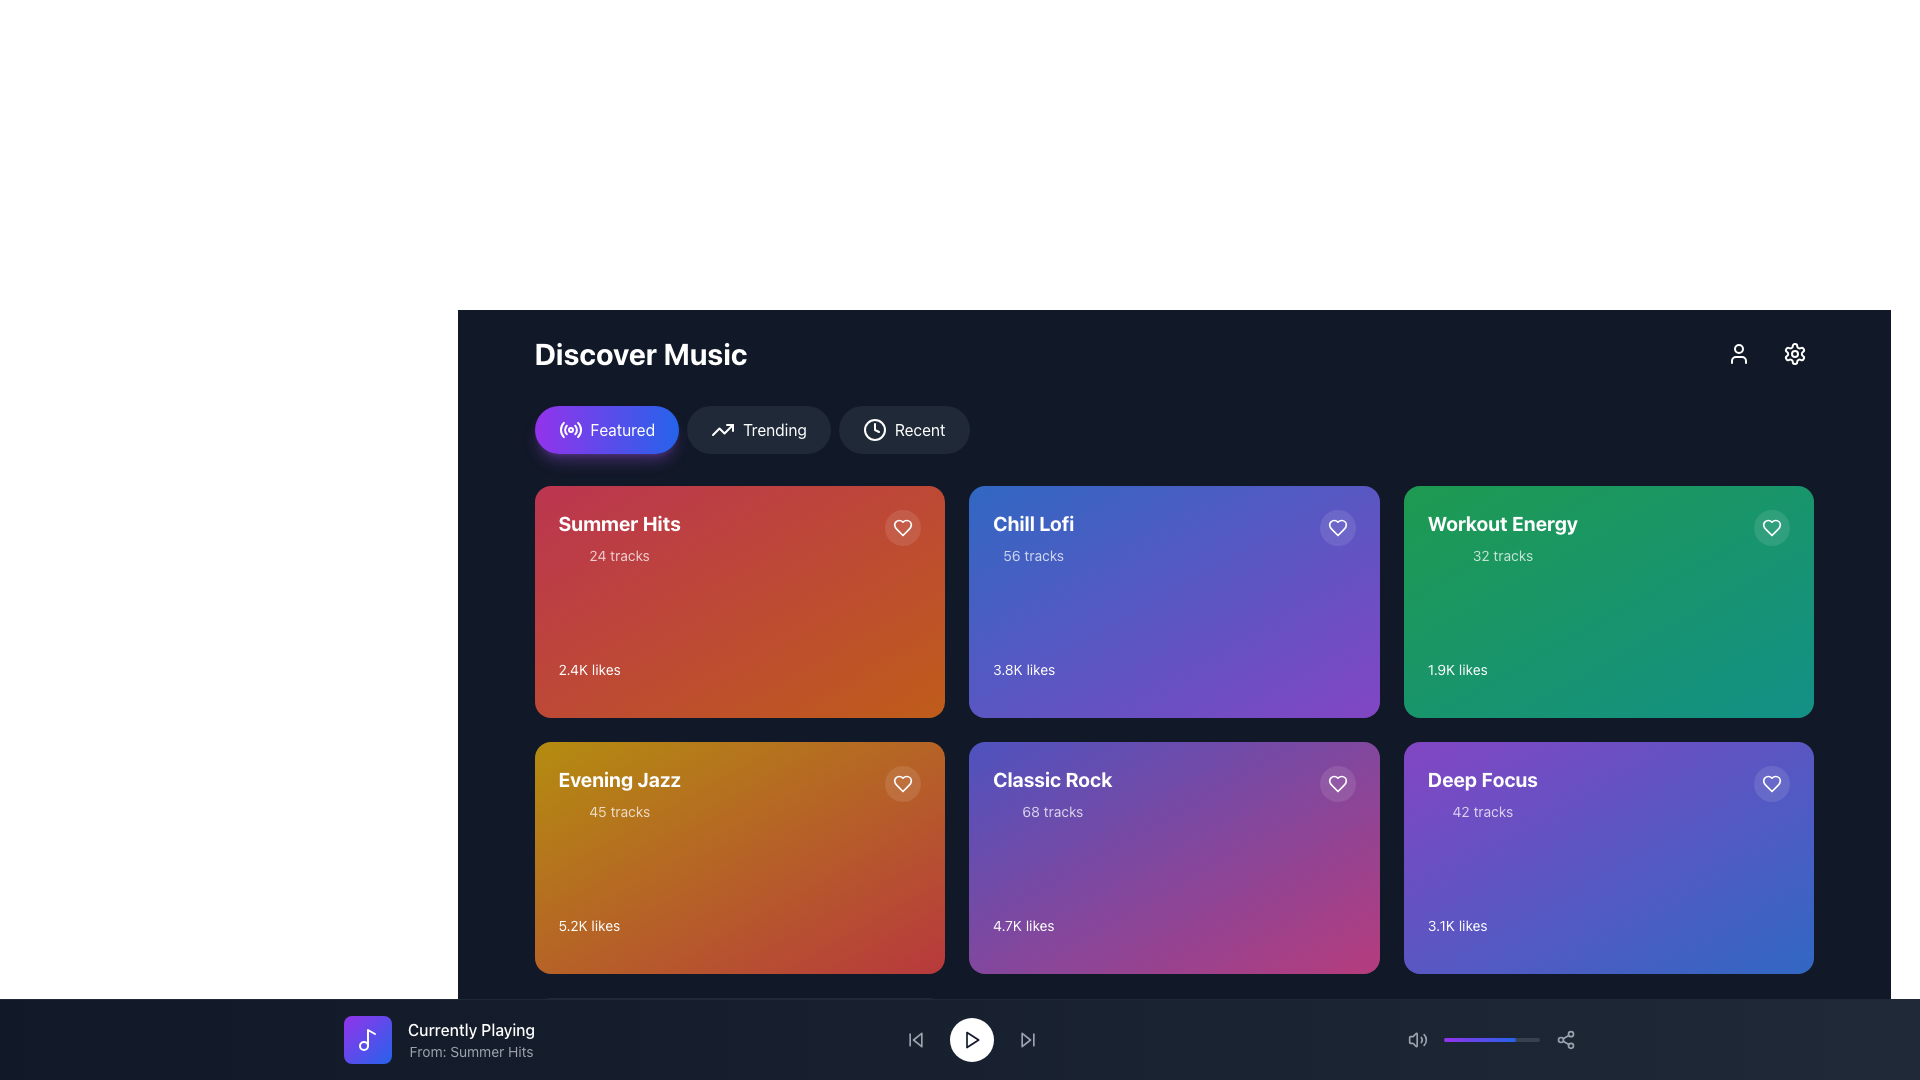  Describe the element at coordinates (1492, 1039) in the screenshot. I see `the progress bar located centrally in the bottom control panel, between the volume control and share icon` at that location.